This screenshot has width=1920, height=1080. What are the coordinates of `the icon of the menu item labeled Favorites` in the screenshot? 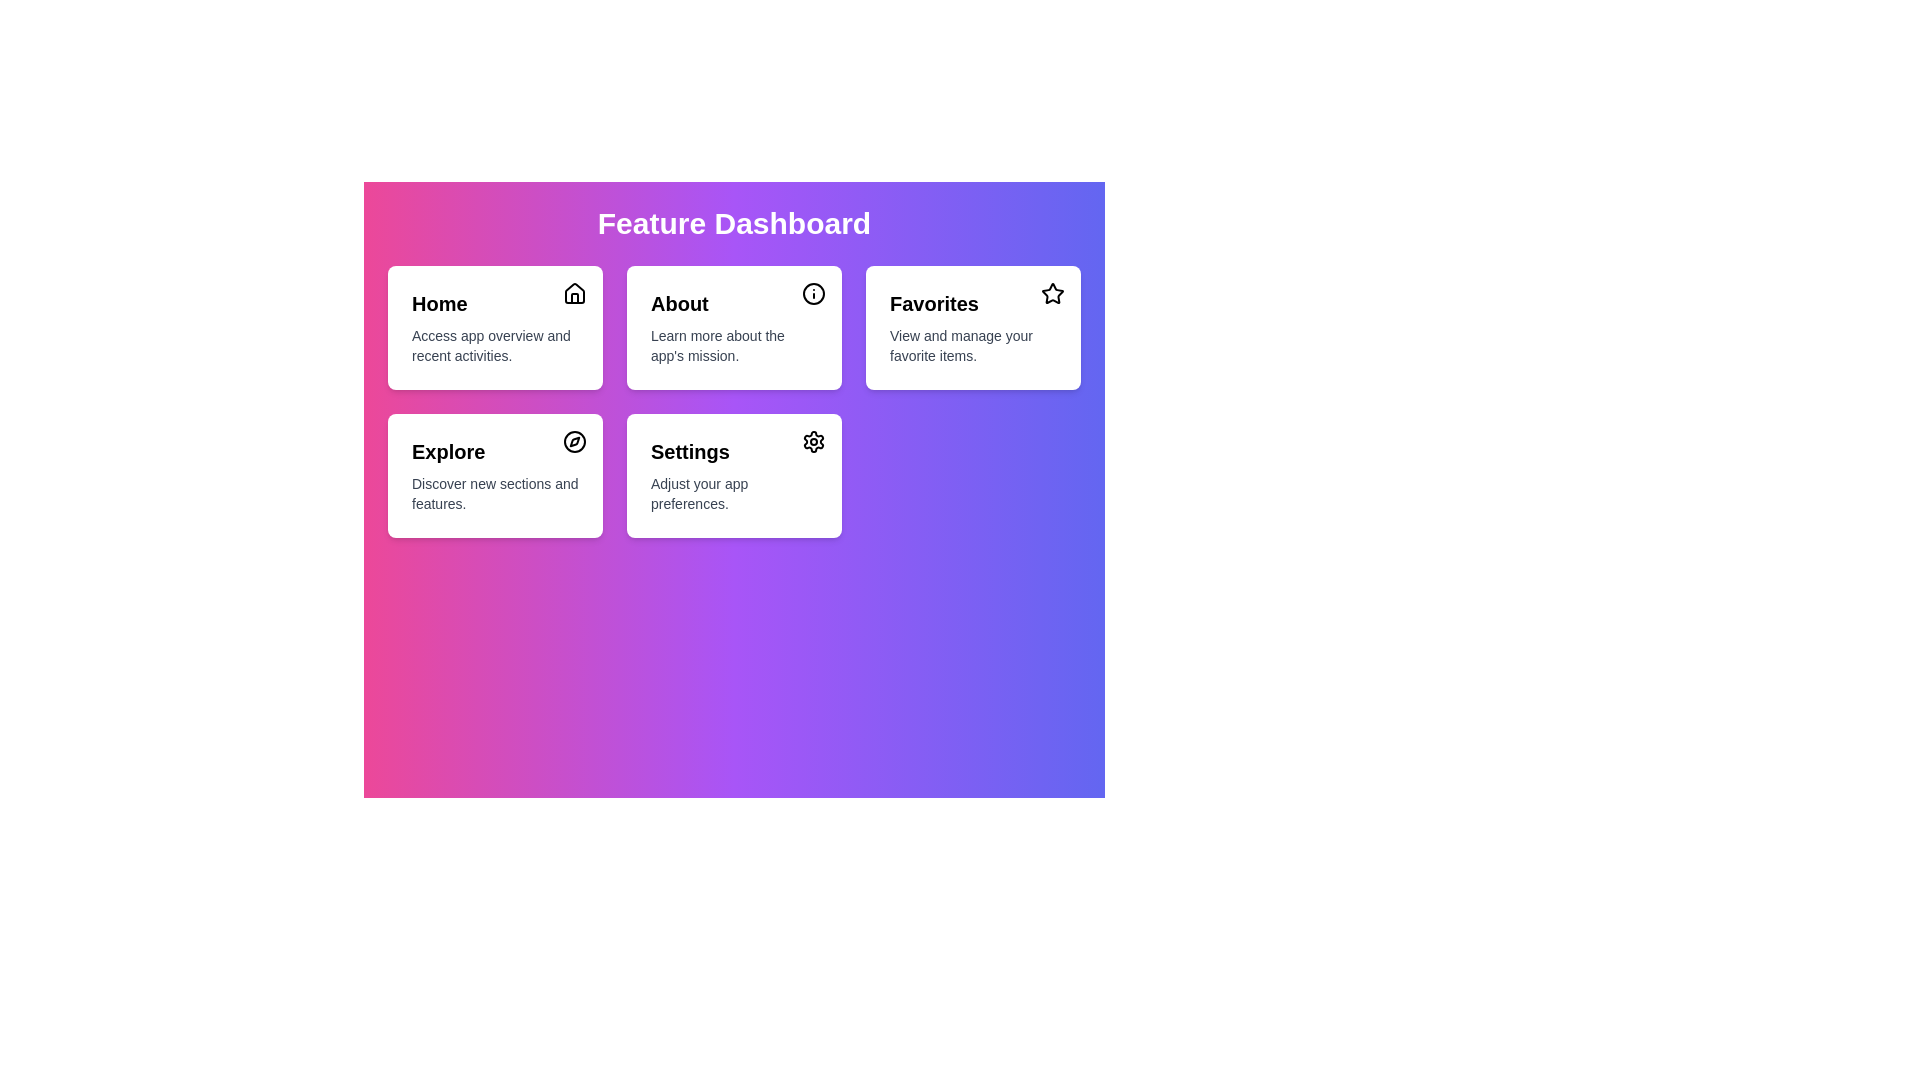 It's located at (1051, 293).